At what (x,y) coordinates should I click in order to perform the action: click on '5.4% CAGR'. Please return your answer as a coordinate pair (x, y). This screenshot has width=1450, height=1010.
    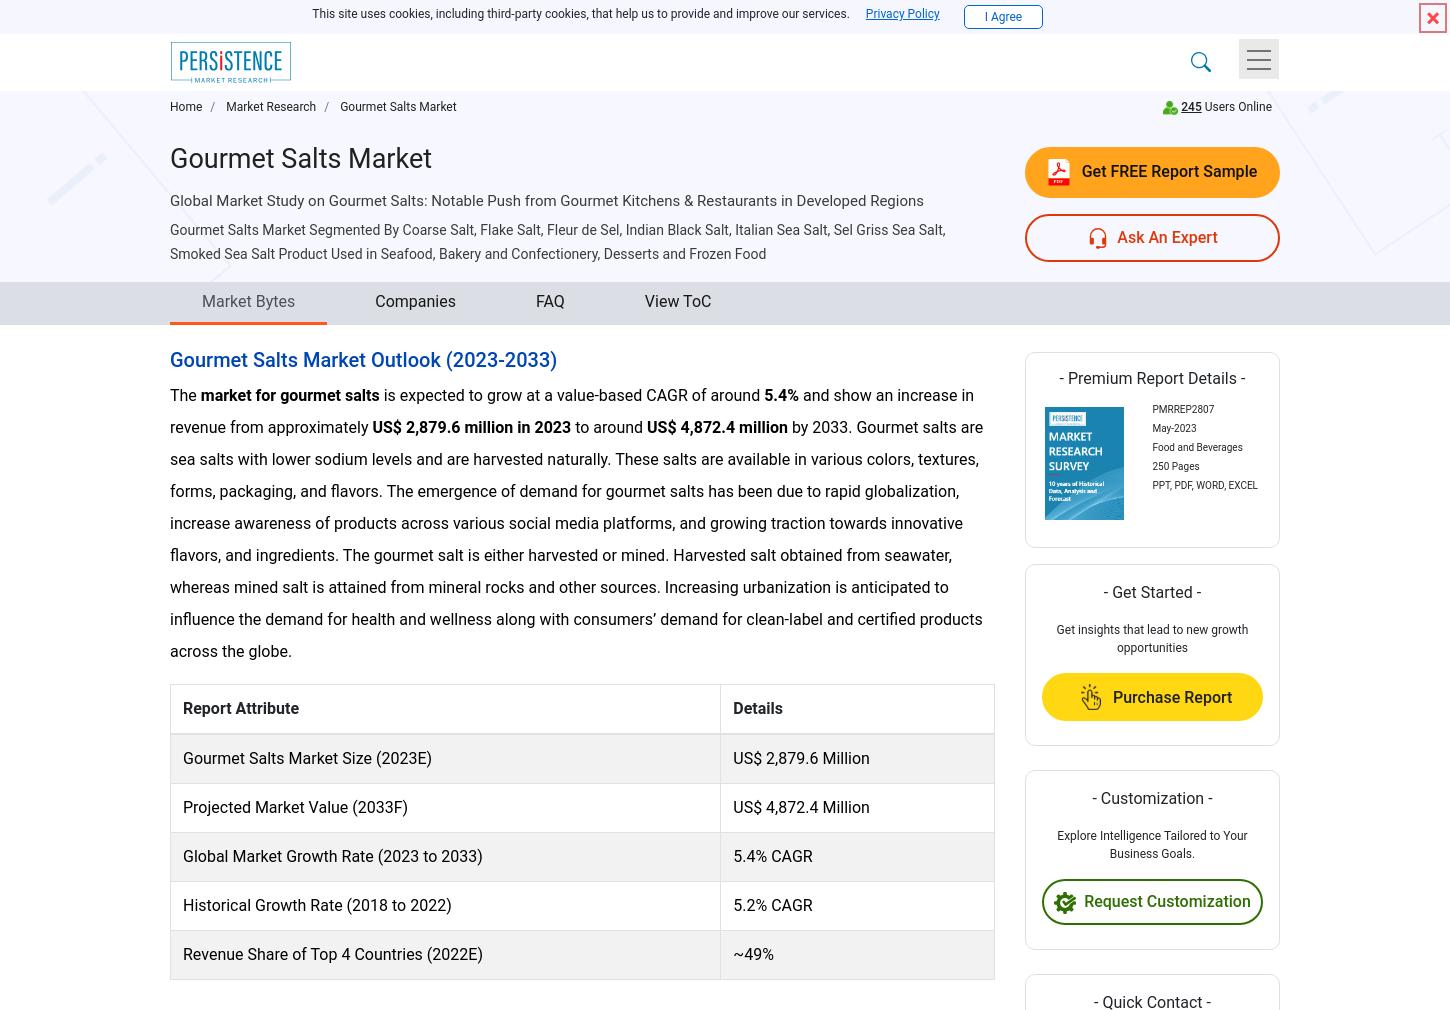
    Looking at the image, I should click on (732, 855).